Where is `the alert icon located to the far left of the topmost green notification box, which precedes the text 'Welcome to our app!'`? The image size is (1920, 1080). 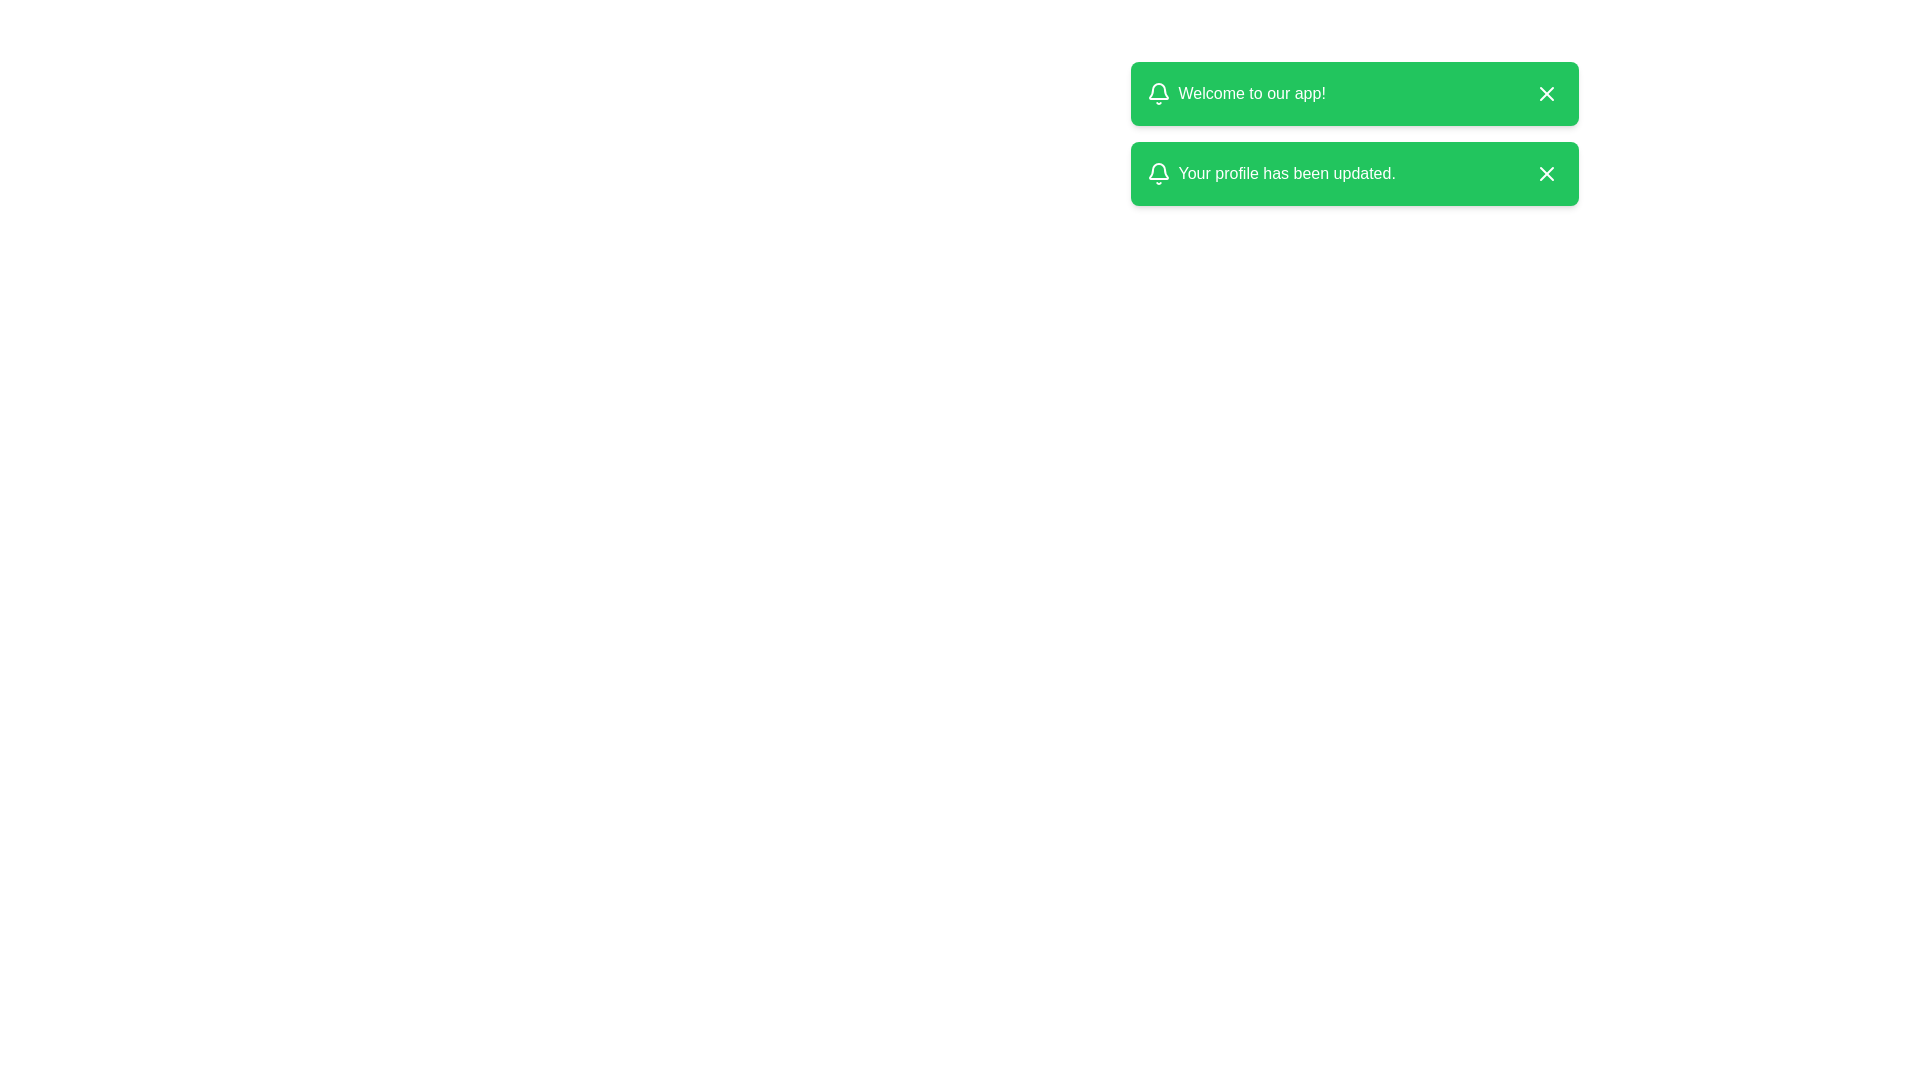 the alert icon located to the far left of the topmost green notification box, which precedes the text 'Welcome to our app!' is located at coordinates (1158, 93).